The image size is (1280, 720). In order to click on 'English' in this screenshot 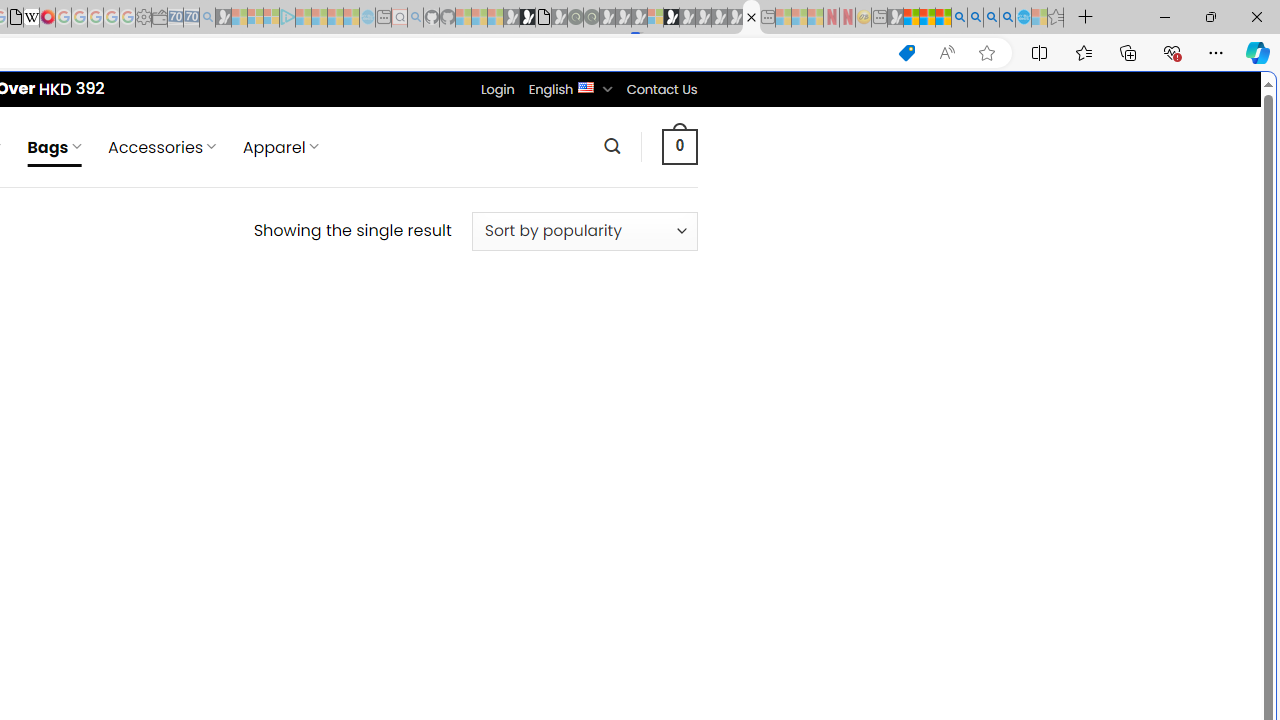, I will do `click(585, 85)`.